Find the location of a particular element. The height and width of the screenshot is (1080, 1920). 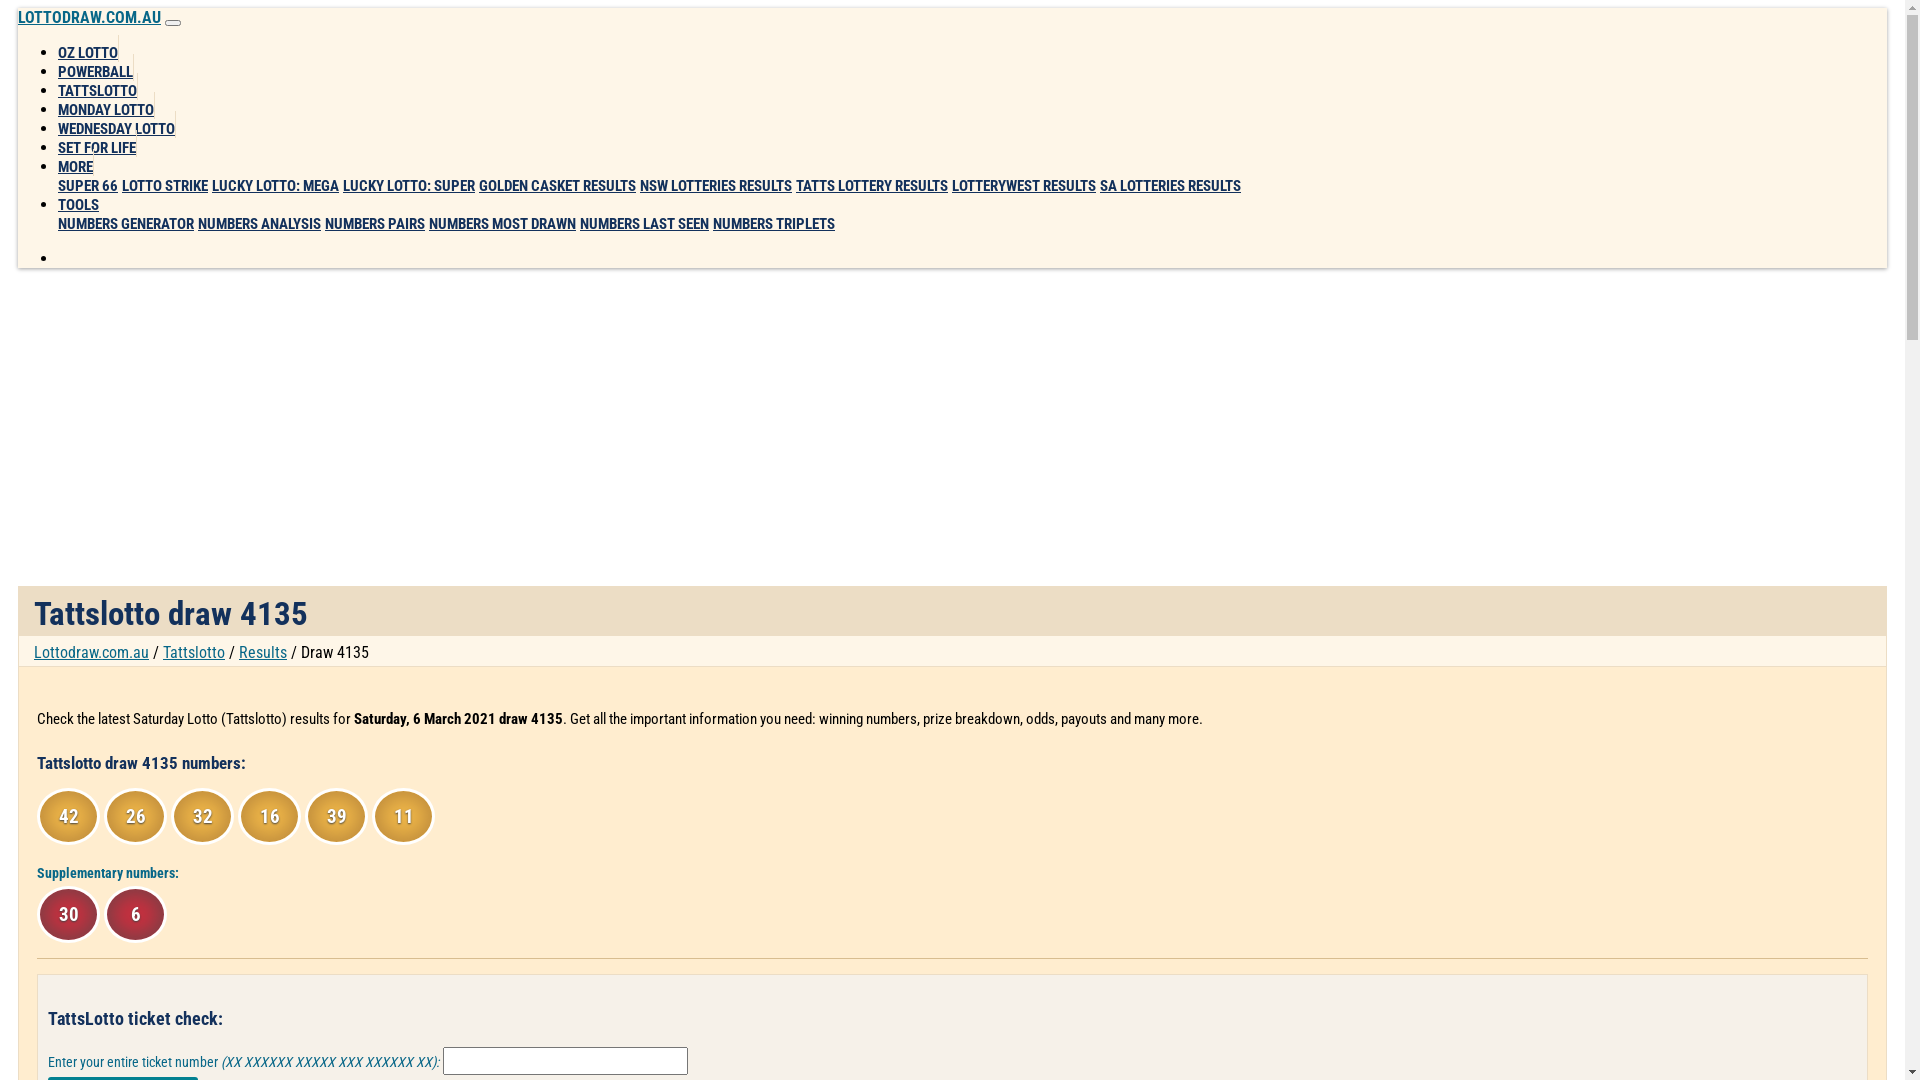

'NUMBERS LAST SEEN' is located at coordinates (644, 223).